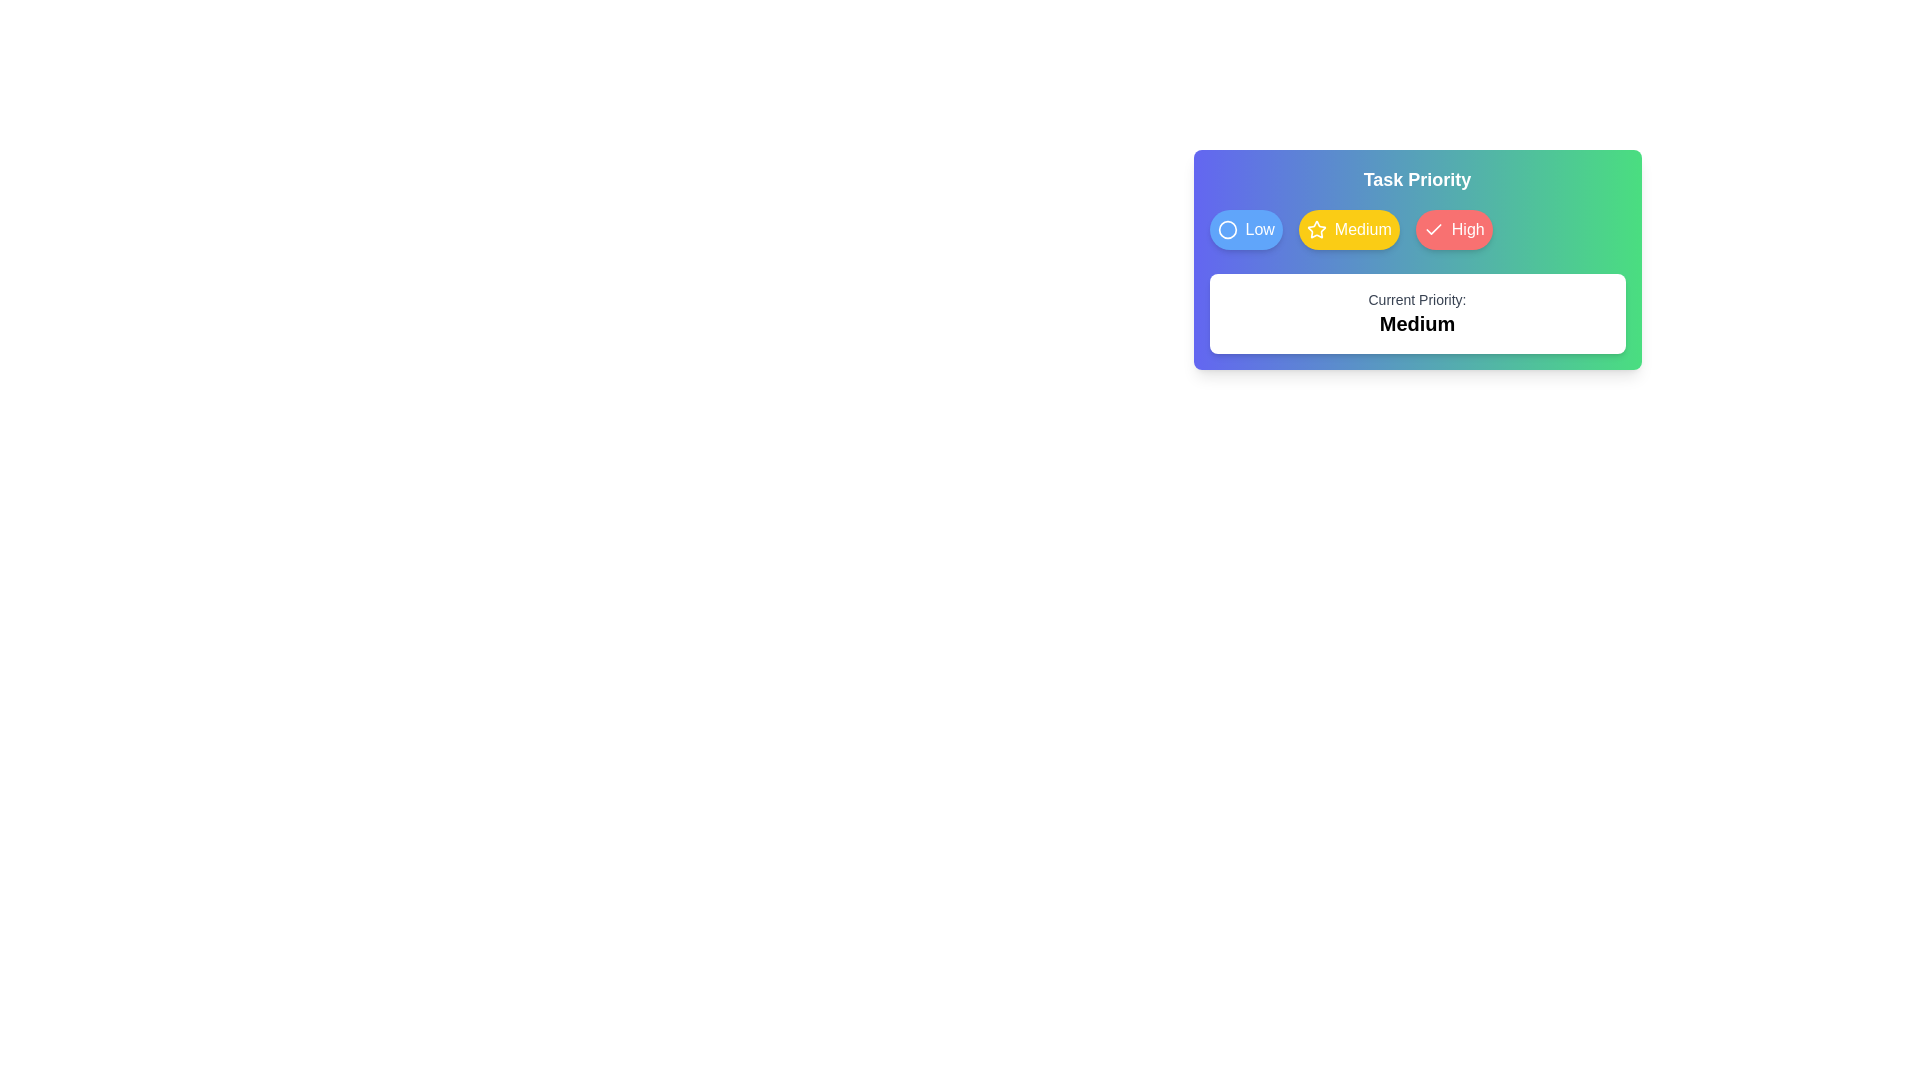  Describe the element at coordinates (1416, 229) in the screenshot. I see `the 'High' button in the button group for selectable options` at that location.